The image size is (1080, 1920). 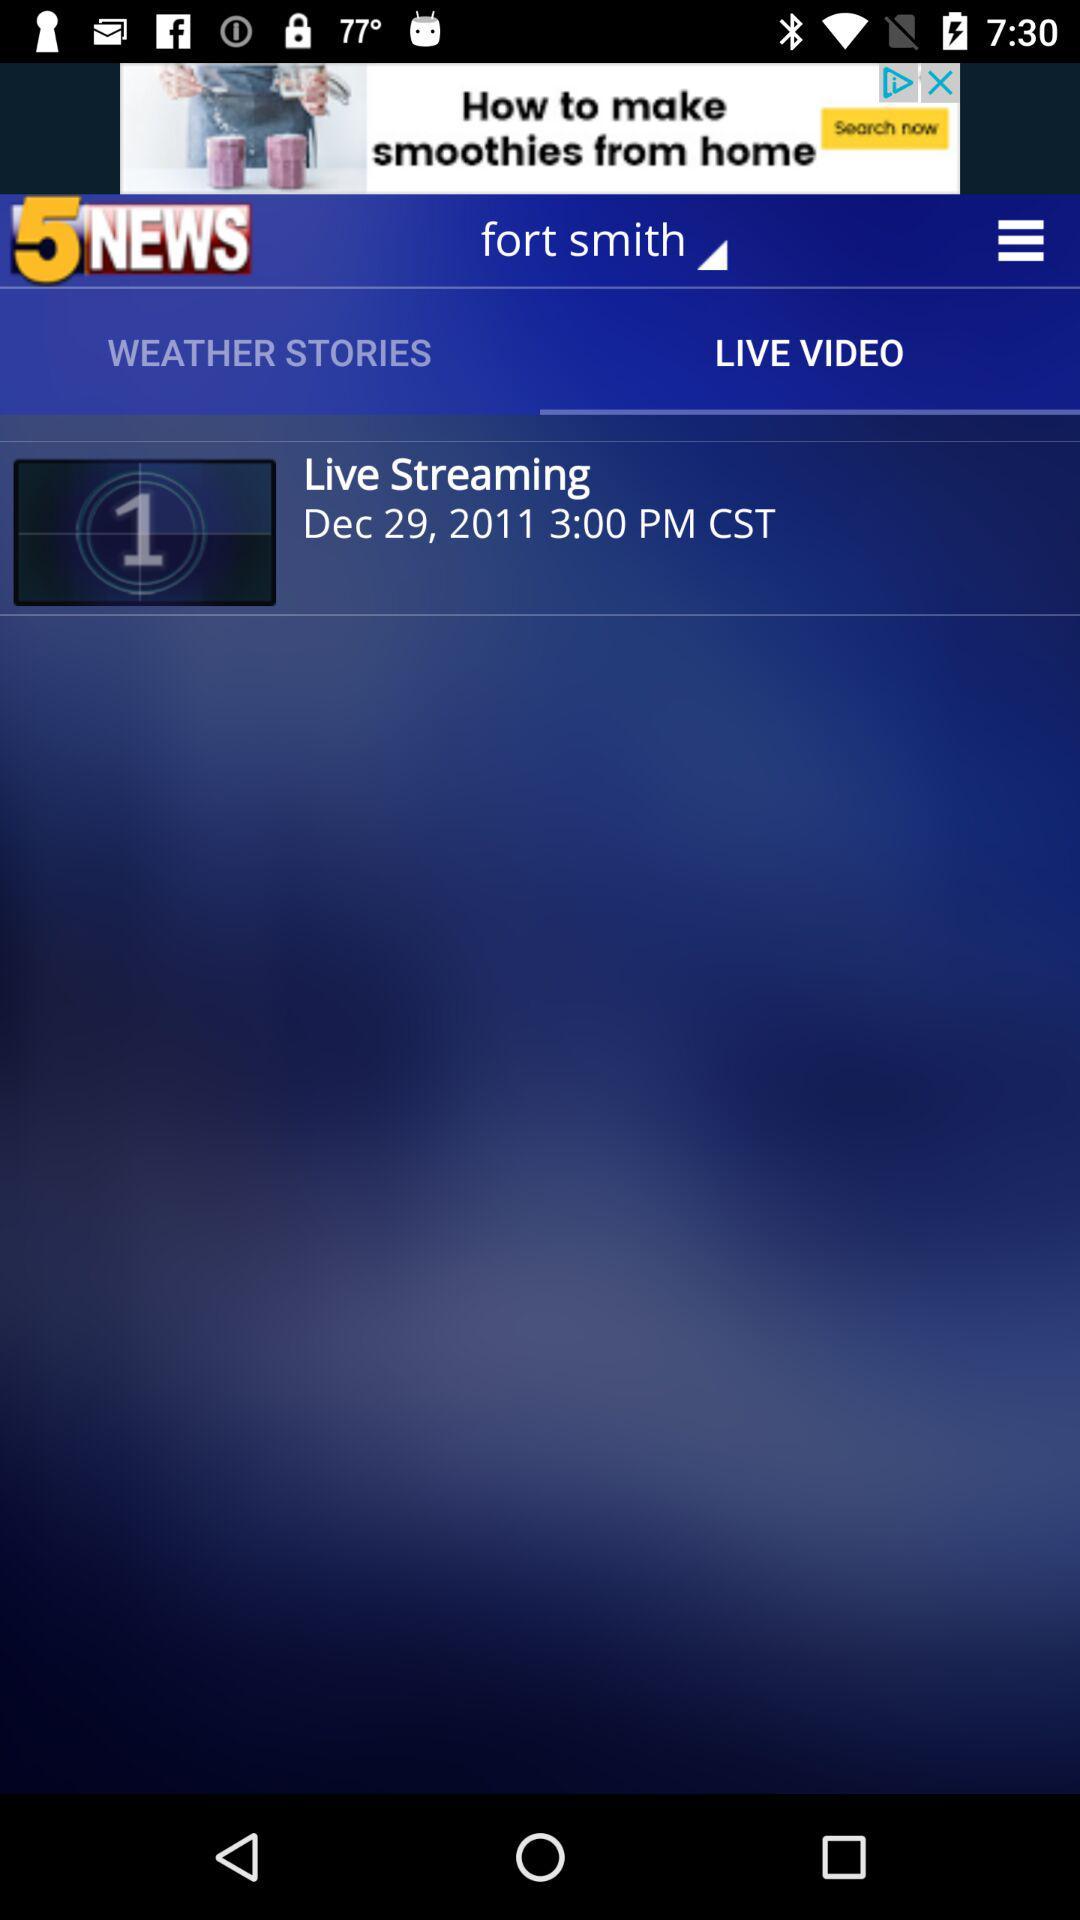 I want to click on advertisement, so click(x=540, y=127).